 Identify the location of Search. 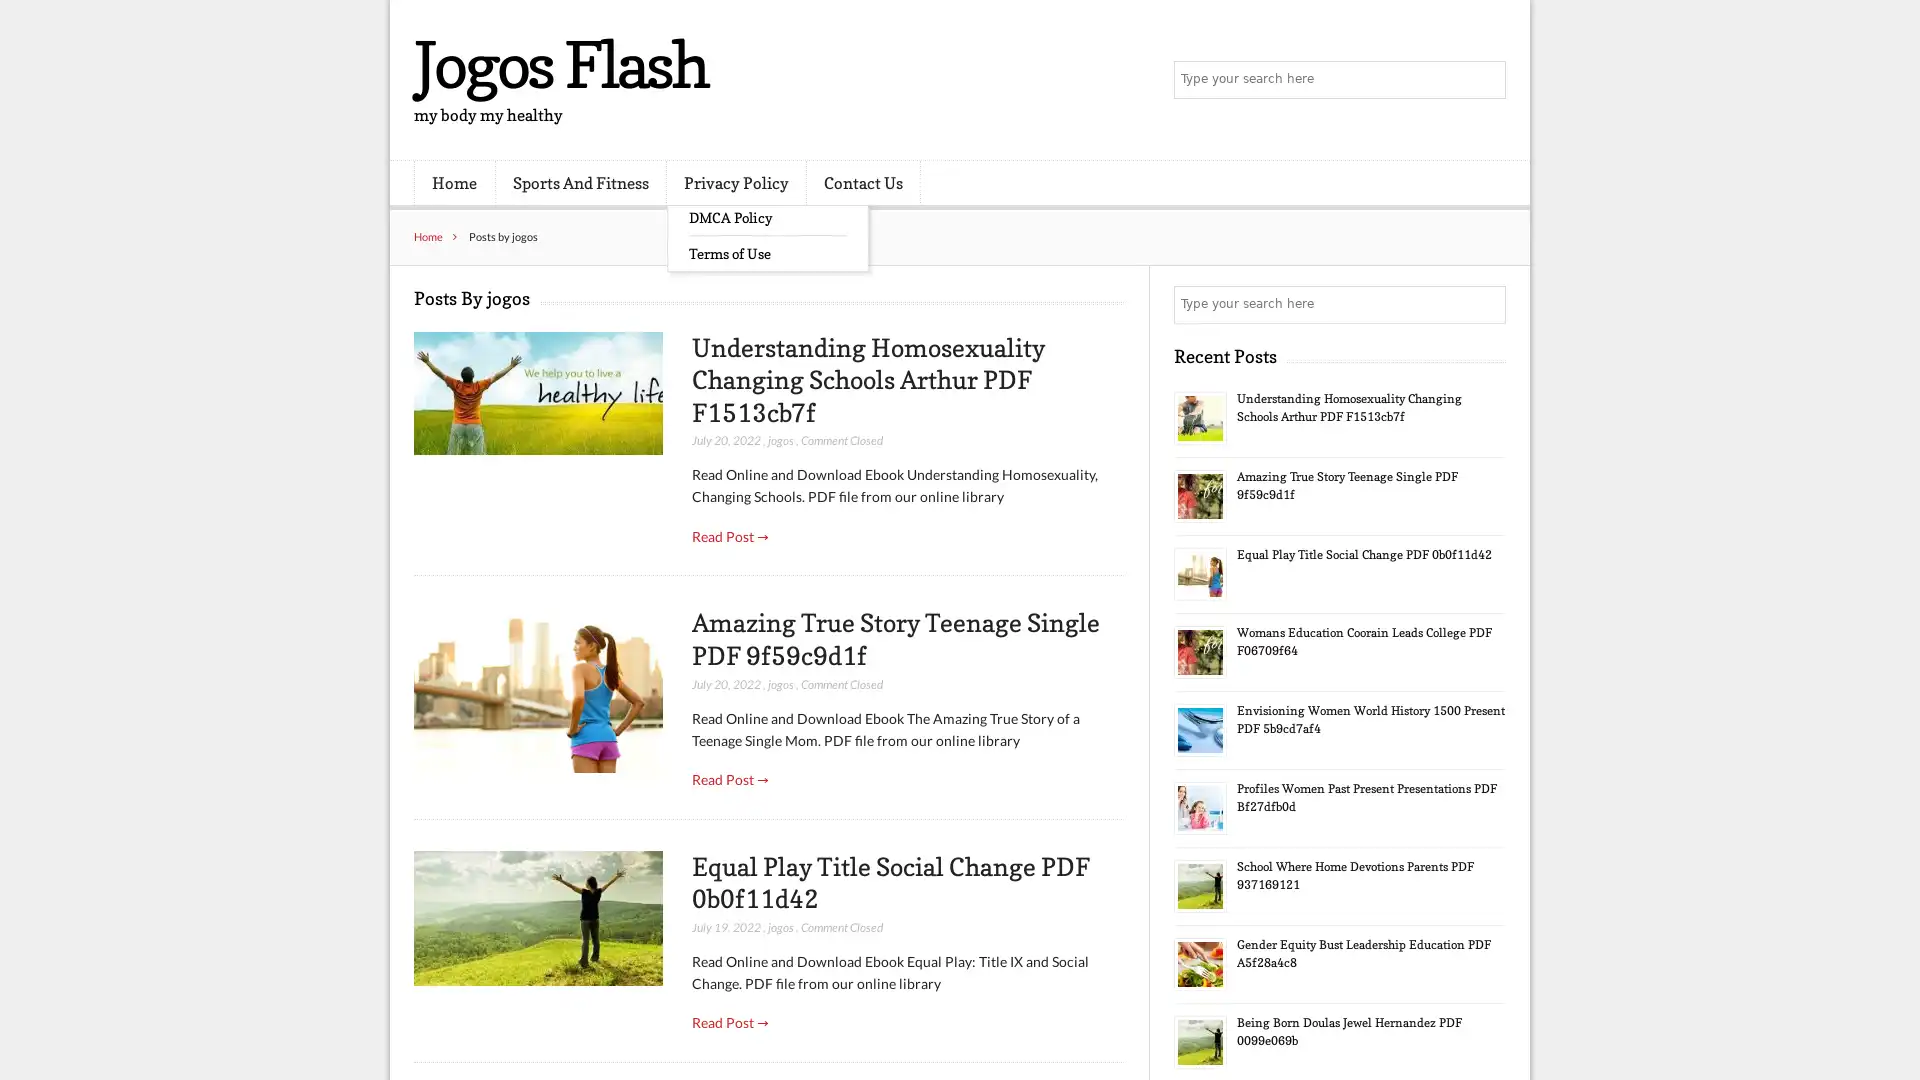
(1485, 80).